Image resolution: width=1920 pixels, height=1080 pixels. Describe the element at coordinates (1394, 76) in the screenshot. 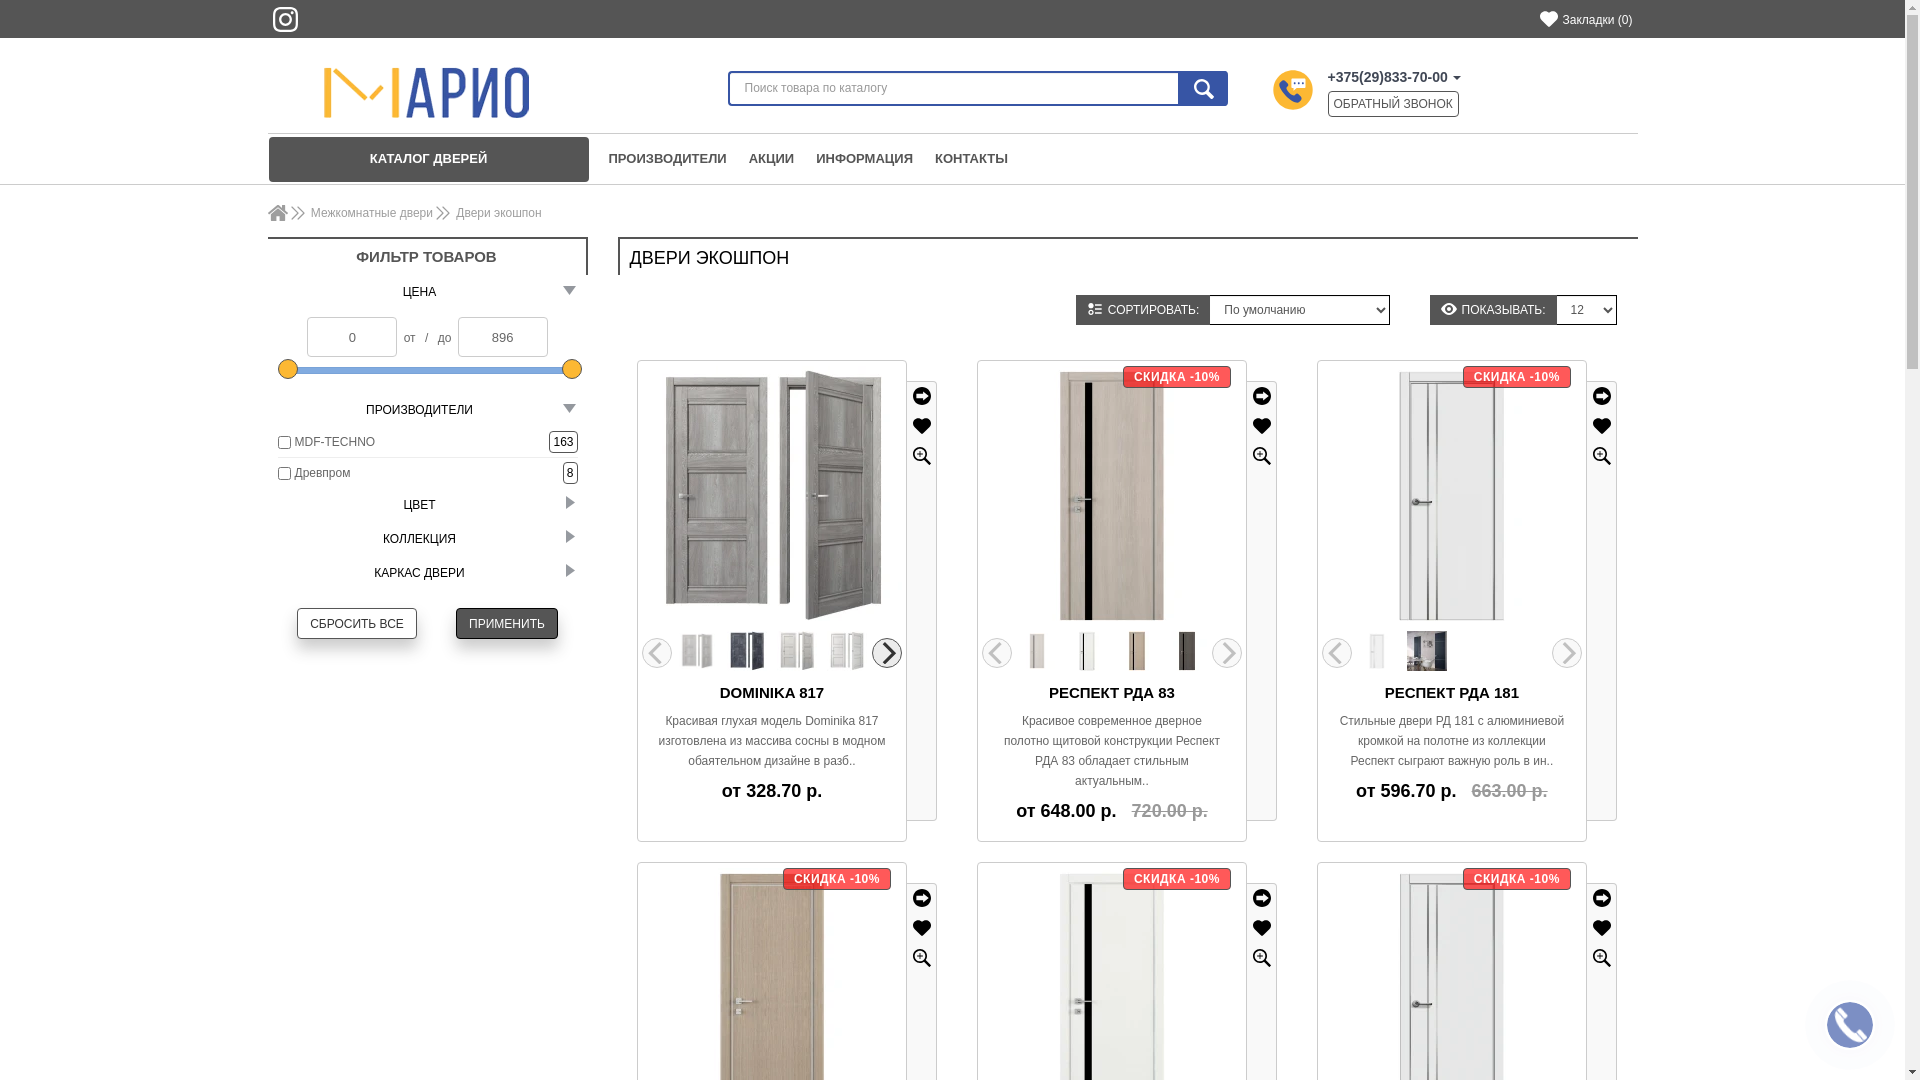

I see `'+375(29)833-70-00'` at that location.